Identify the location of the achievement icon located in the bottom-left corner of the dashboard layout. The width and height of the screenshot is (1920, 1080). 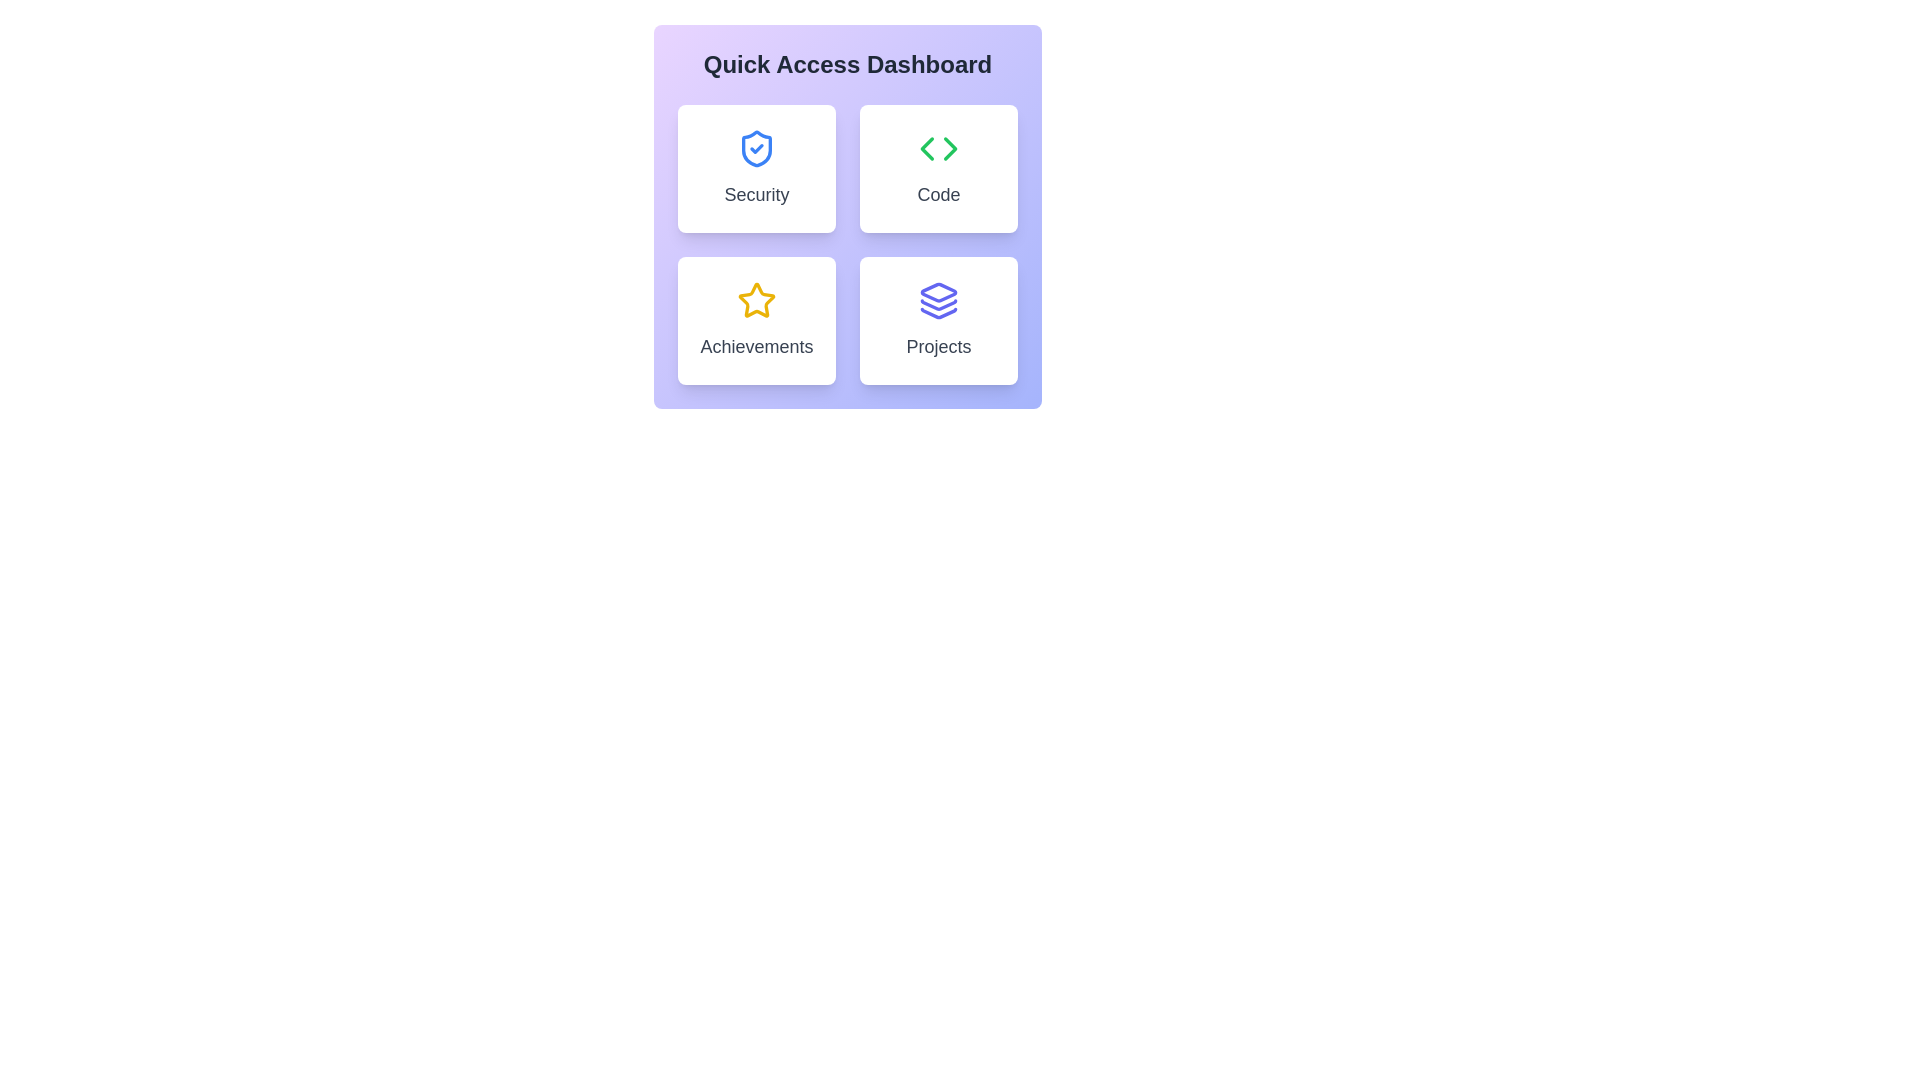
(756, 300).